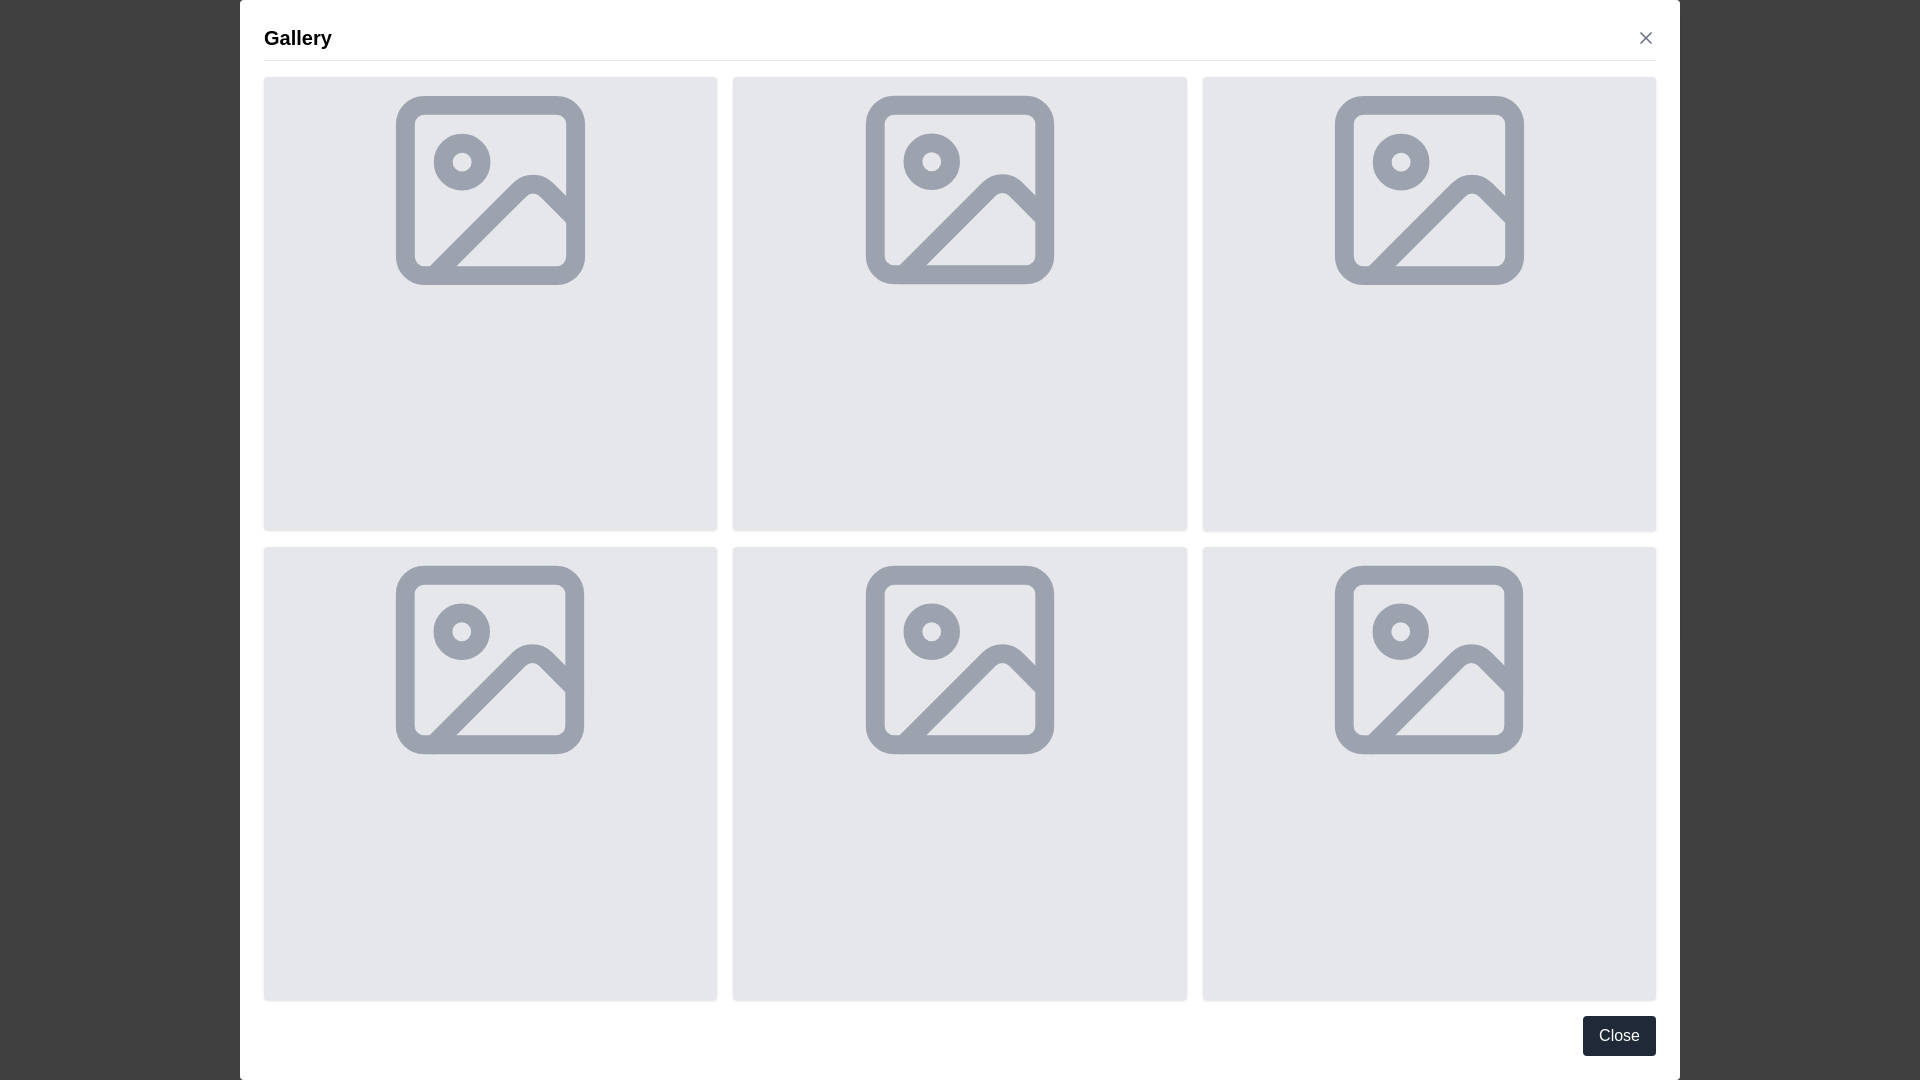  What do you see at coordinates (960, 190) in the screenshot?
I see `the rectangular decorative element with rounded edges and a light grey background, part of an SVG icon located in the top-center cell of a grid layout` at bounding box center [960, 190].